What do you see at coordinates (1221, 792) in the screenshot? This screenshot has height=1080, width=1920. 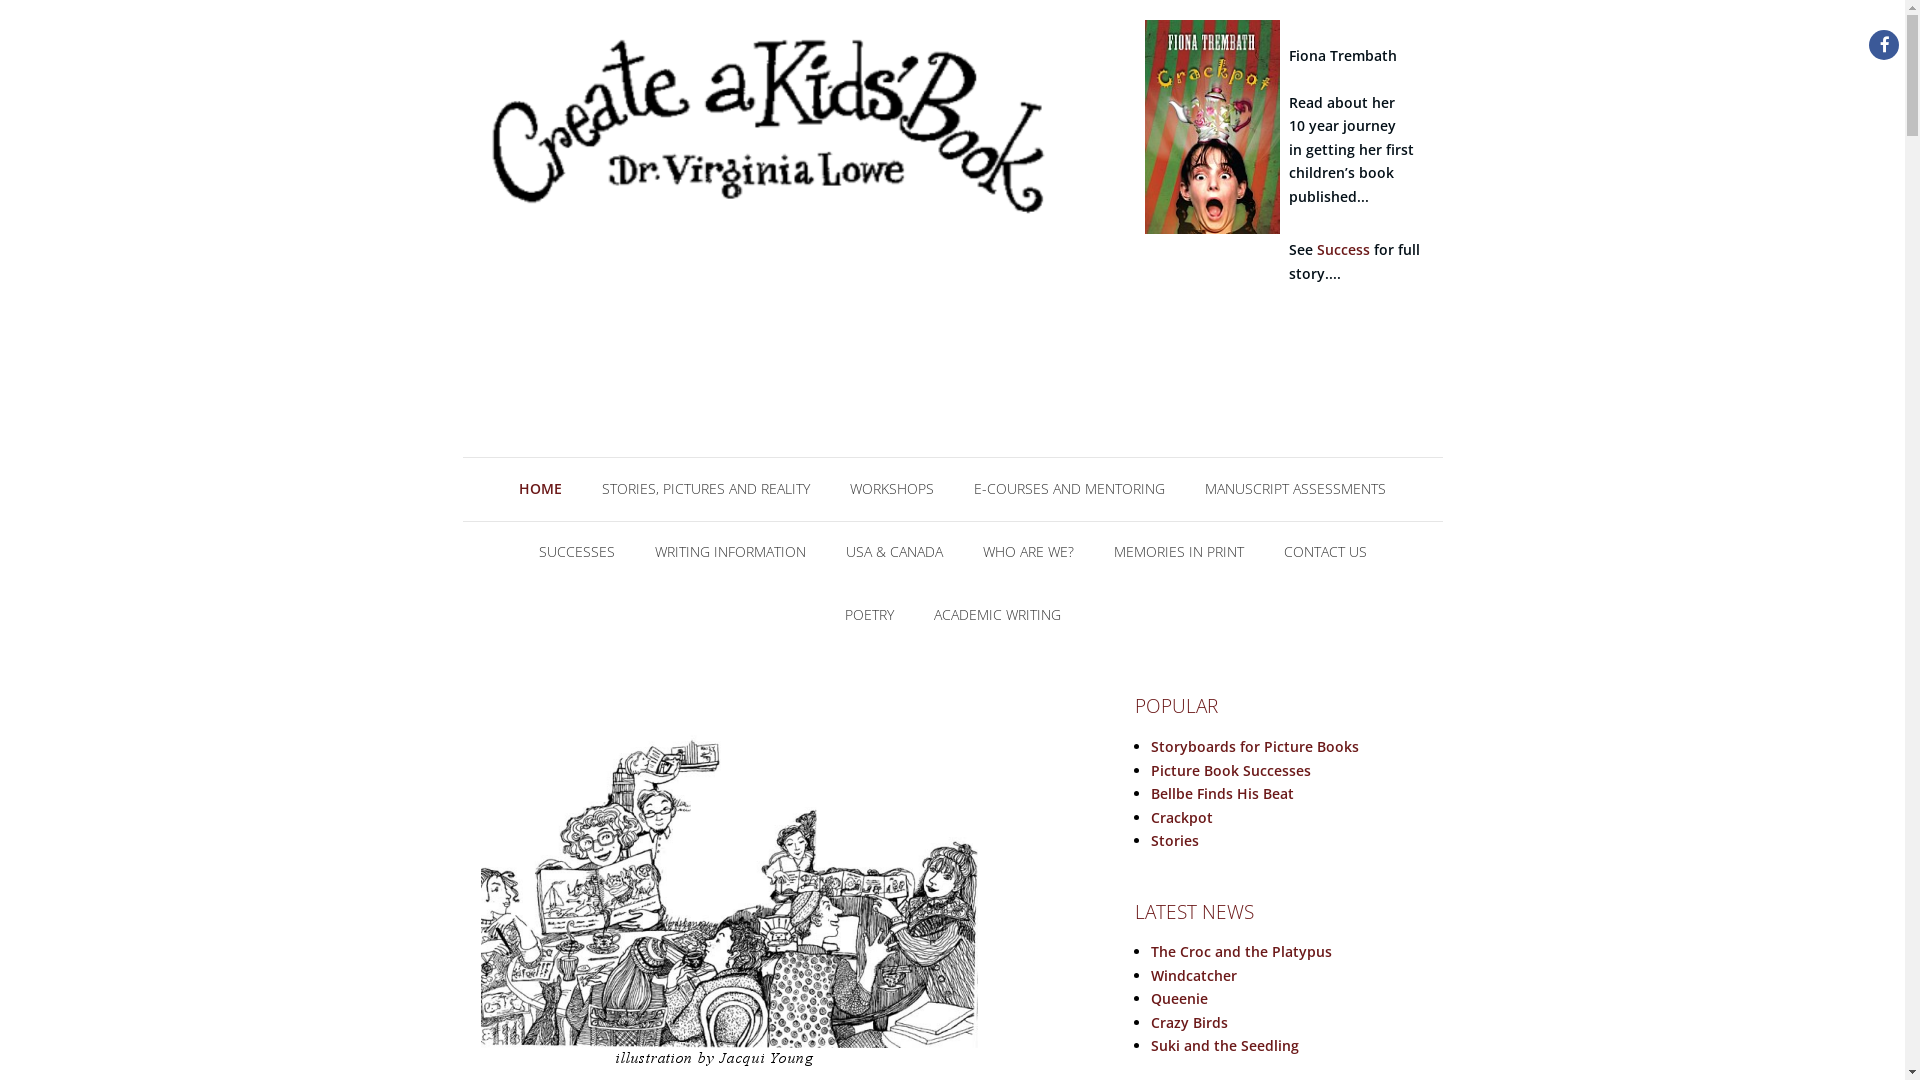 I see `'Bellbe Finds His Beat'` at bounding box center [1221, 792].